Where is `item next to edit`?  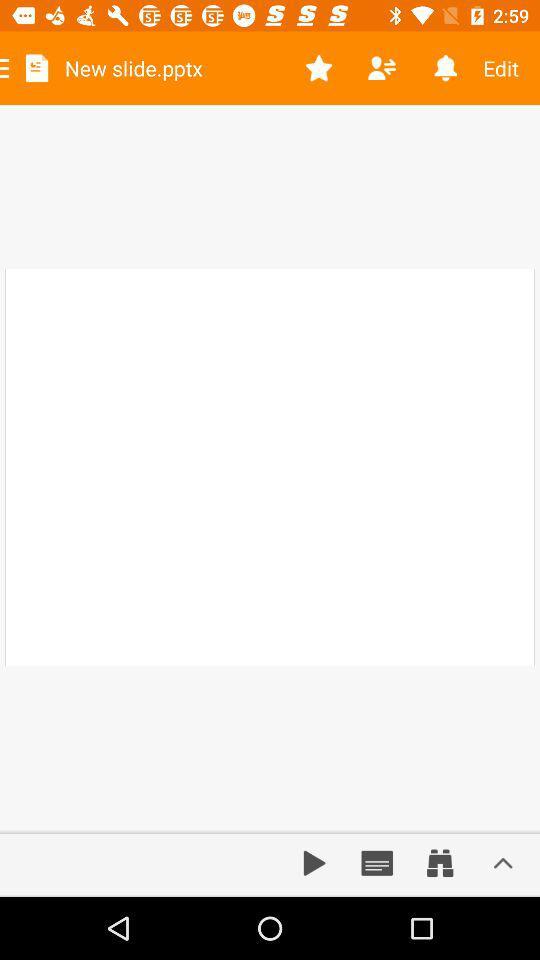 item next to edit is located at coordinates (445, 68).